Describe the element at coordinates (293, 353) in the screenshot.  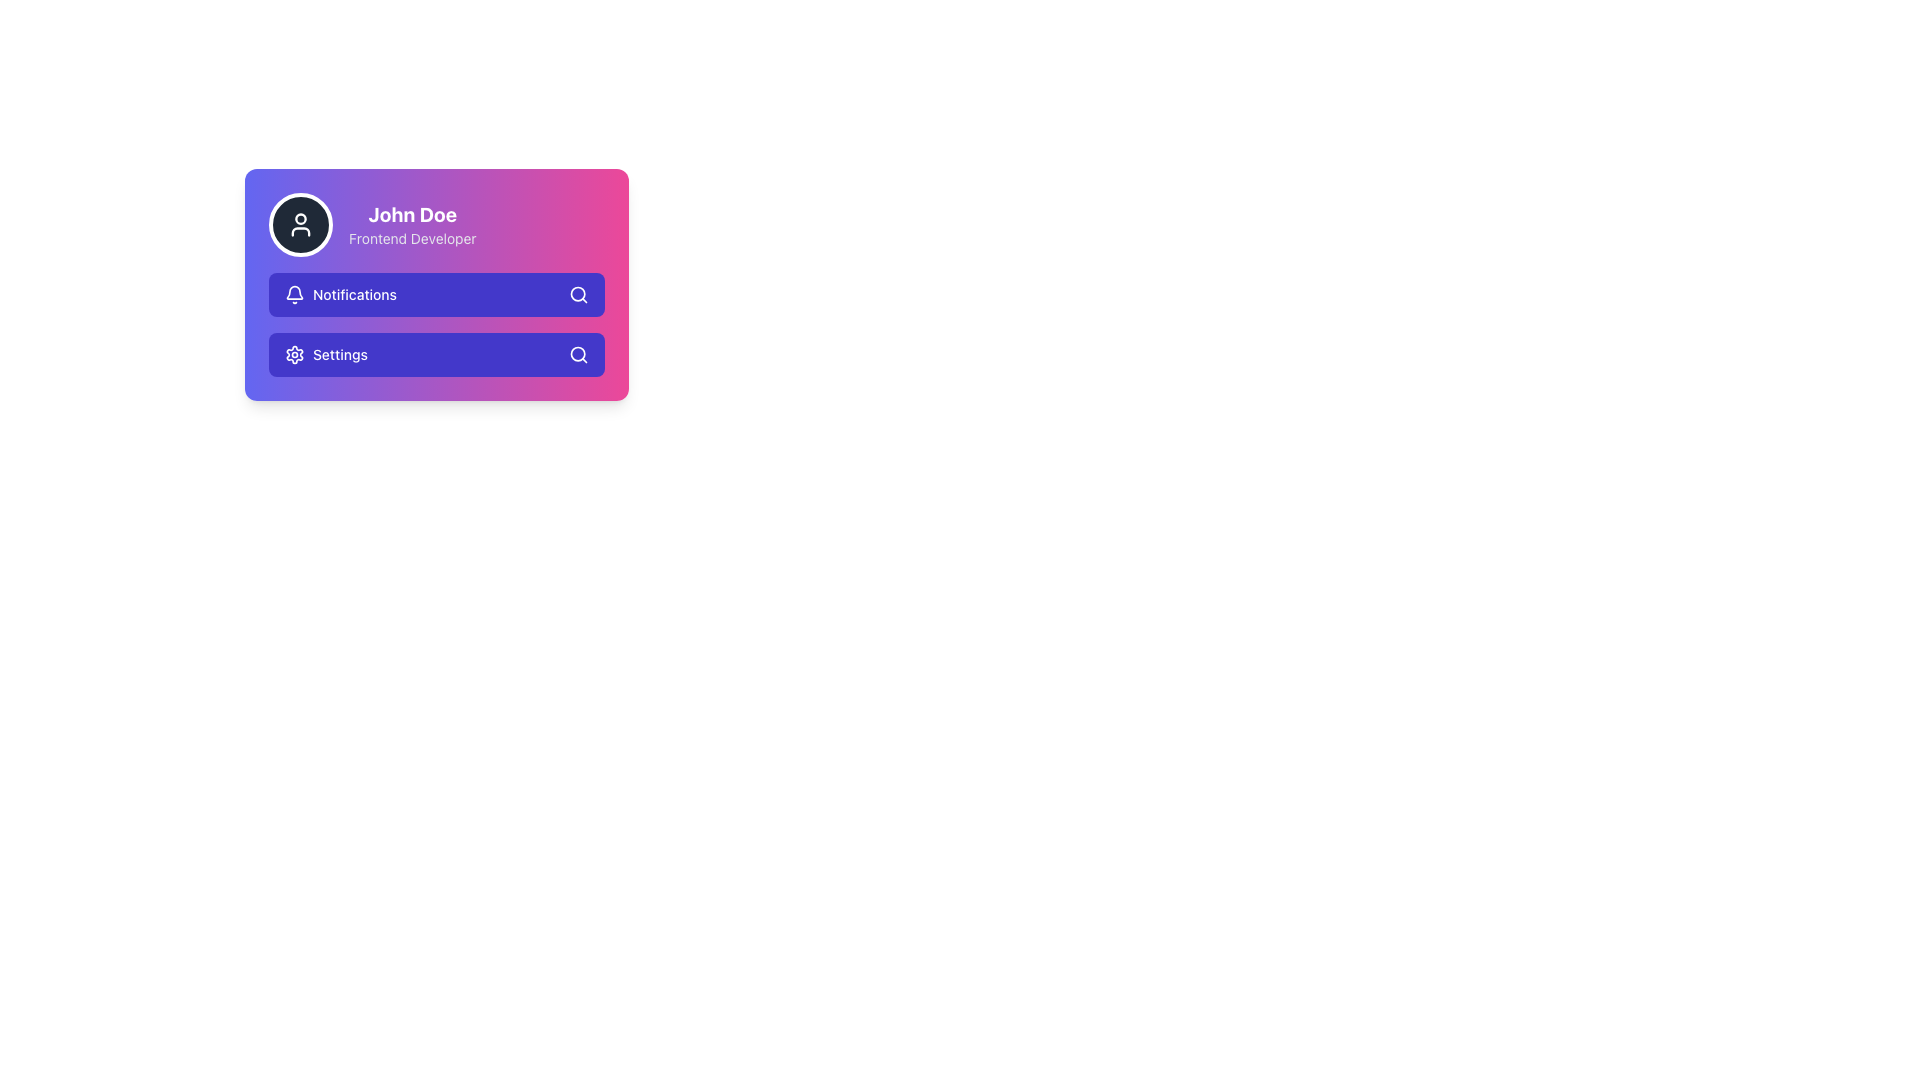
I see `the gear-shaped icon located to the left of the 'Settings' text label in the second list item of a vertical list within the card` at that location.